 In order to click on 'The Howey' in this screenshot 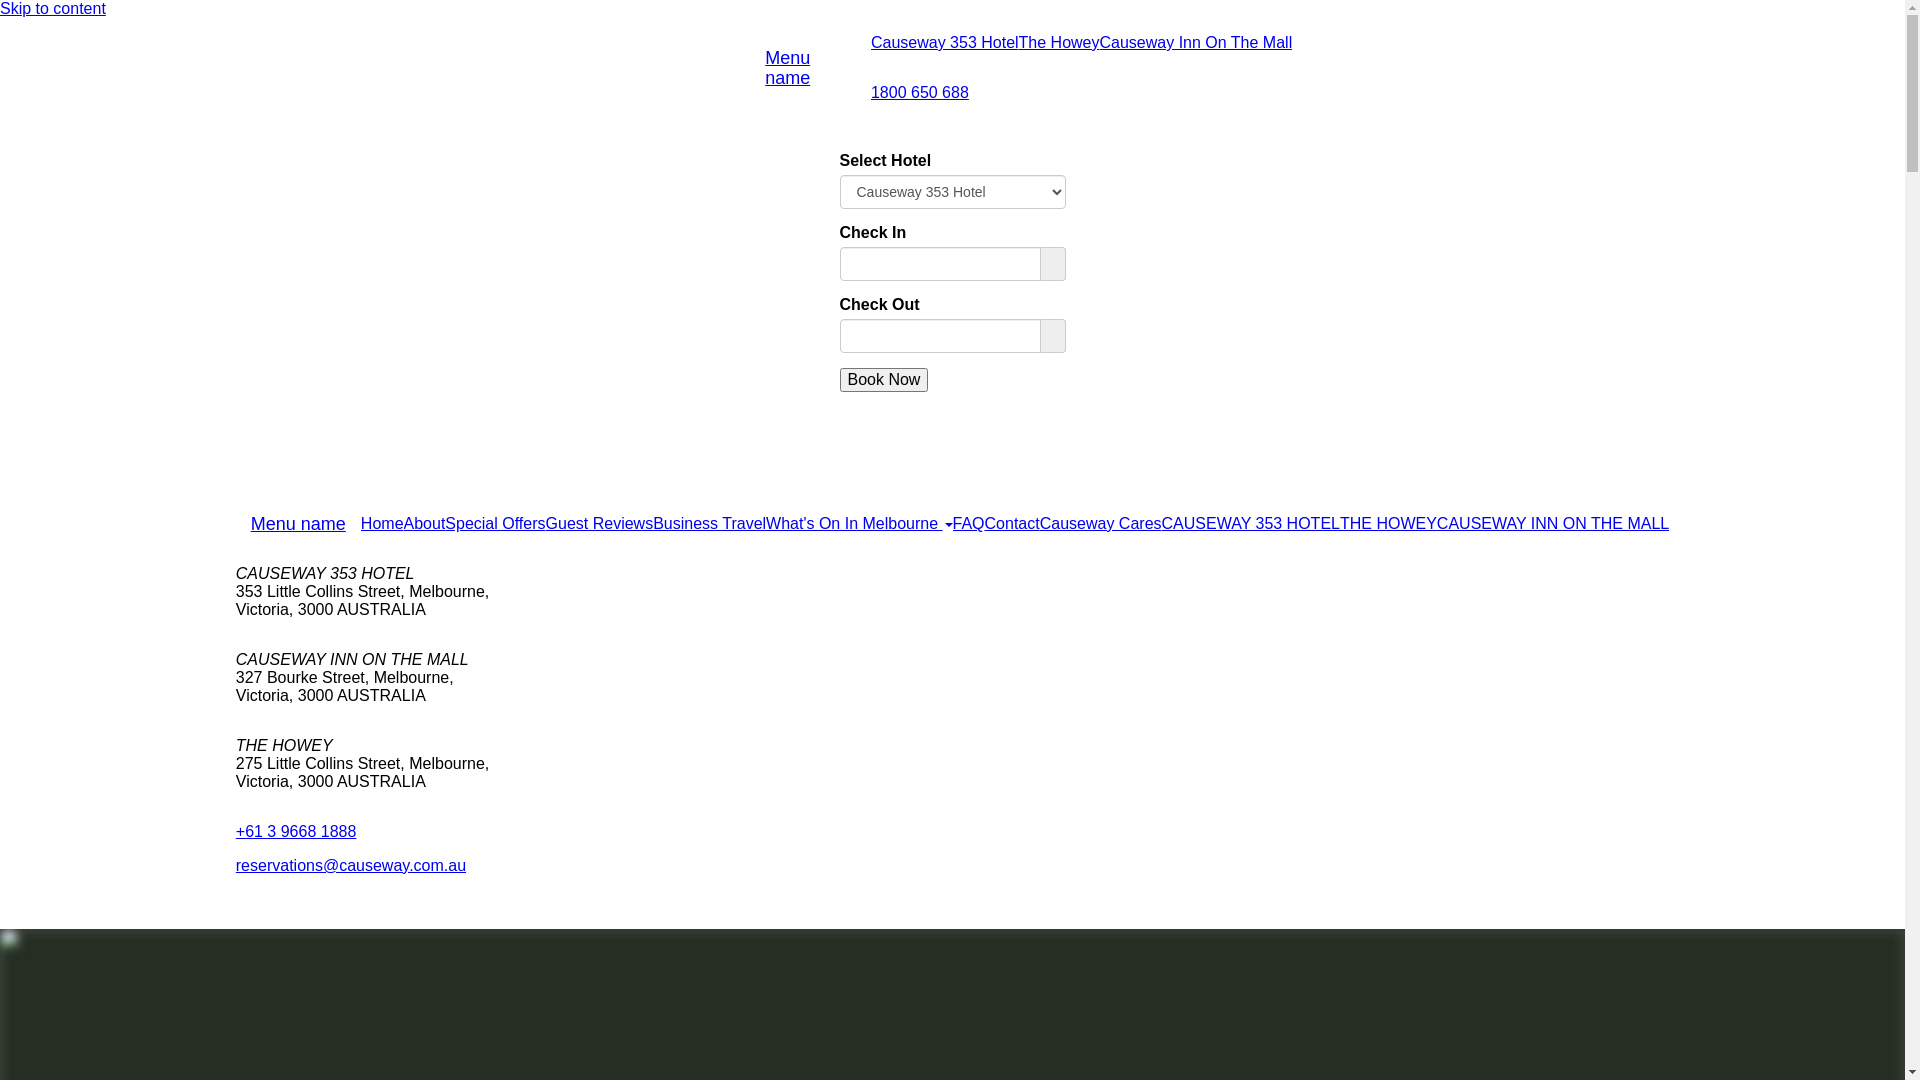, I will do `click(1058, 42)`.